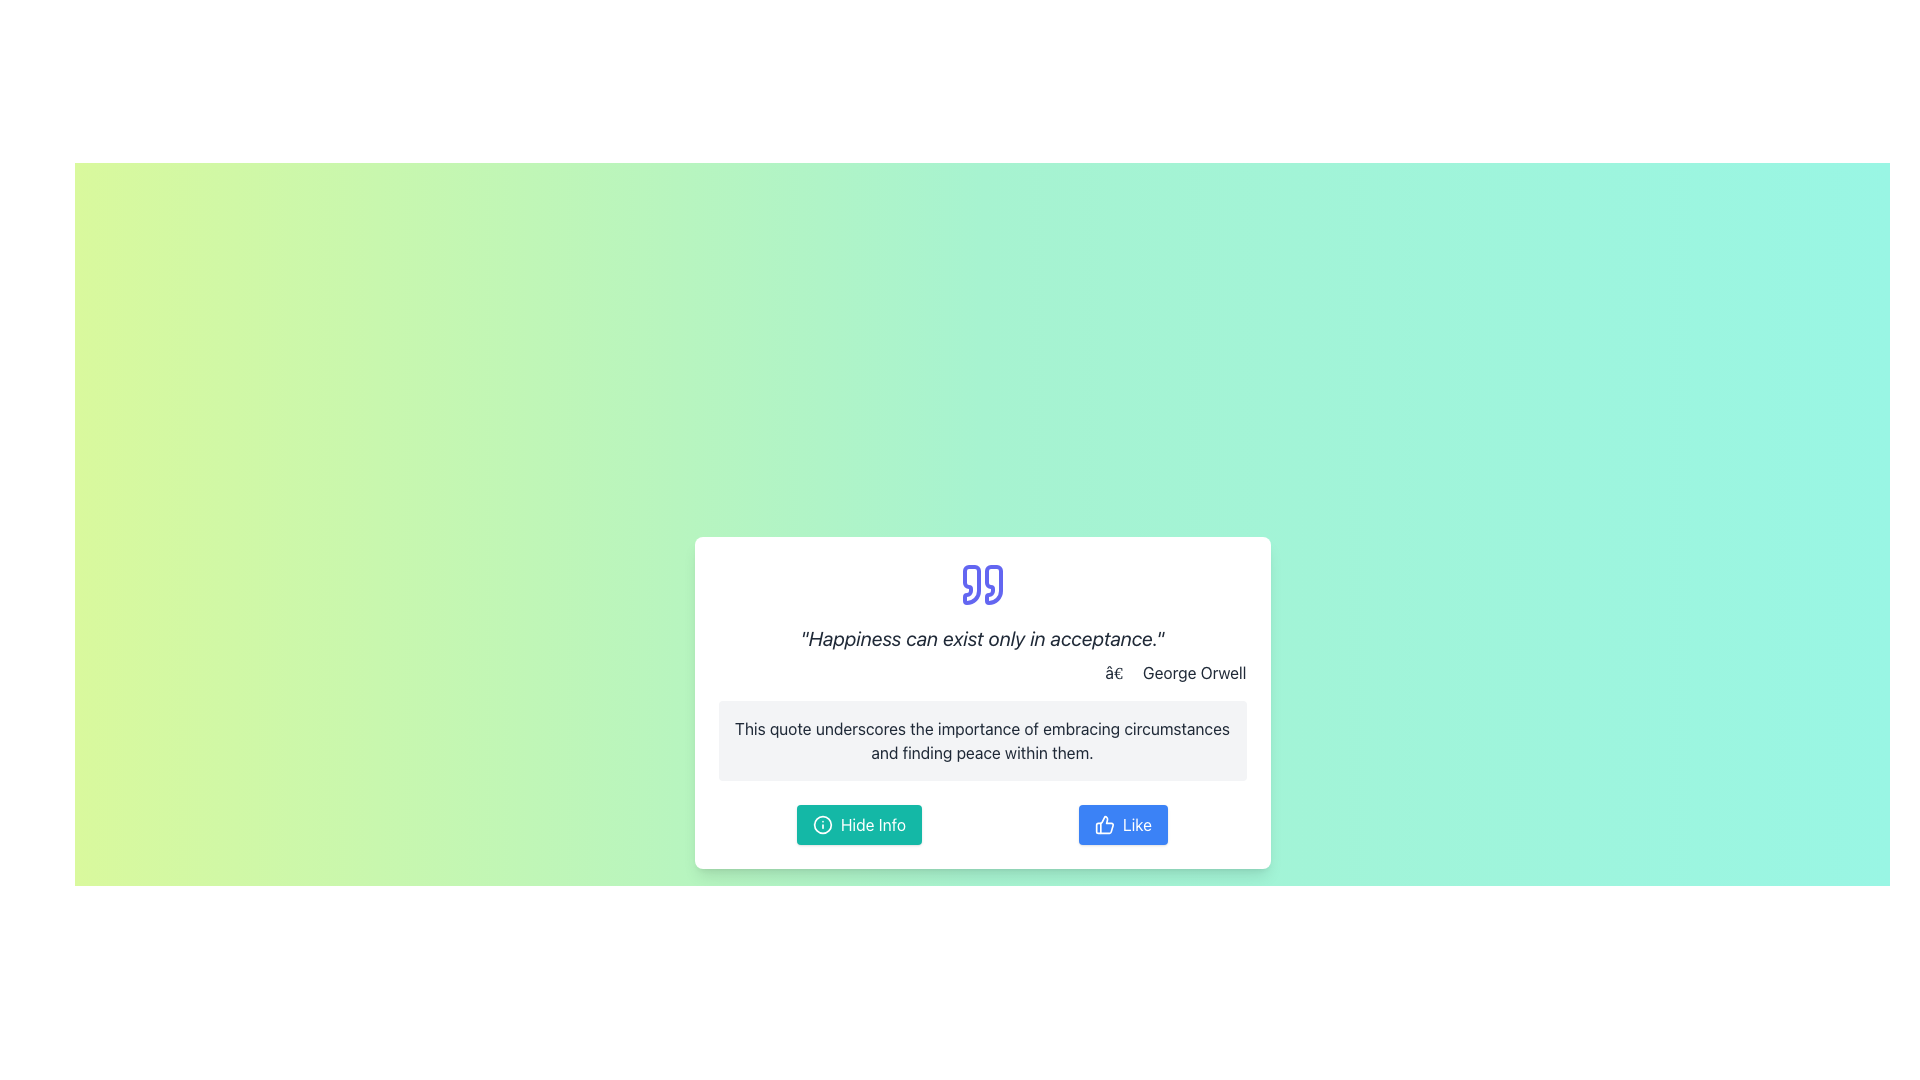 The width and height of the screenshot is (1920, 1080). What do you see at coordinates (822, 825) in the screenshot?
I see `the Circle SVG element that is part of the 'Hide Info' button, which serves as an icon indicating information` at bounding box center [822, 825].